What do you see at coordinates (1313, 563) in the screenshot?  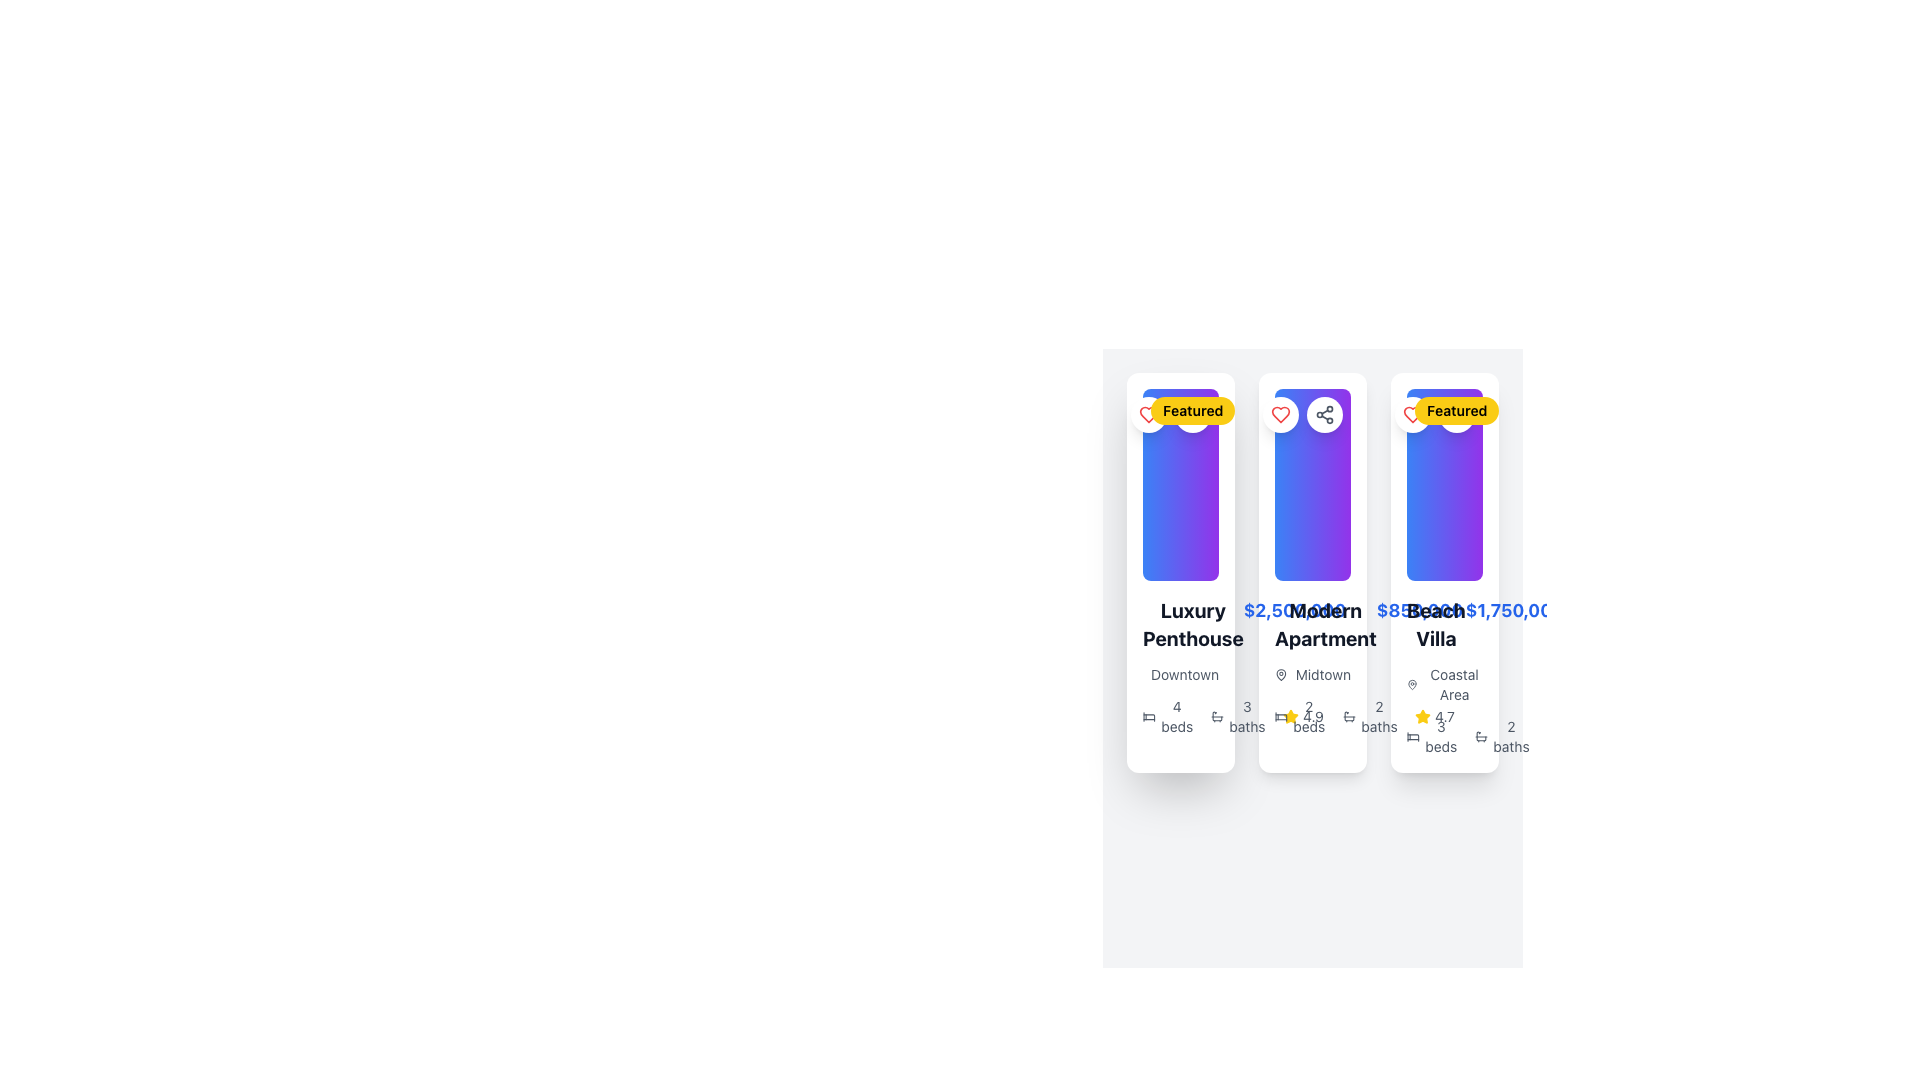 I see `the second property information card displaying 'Modern Apartment' with a price of '$850,000' located in 'Midtown'` at bounding box center [1313, 563].